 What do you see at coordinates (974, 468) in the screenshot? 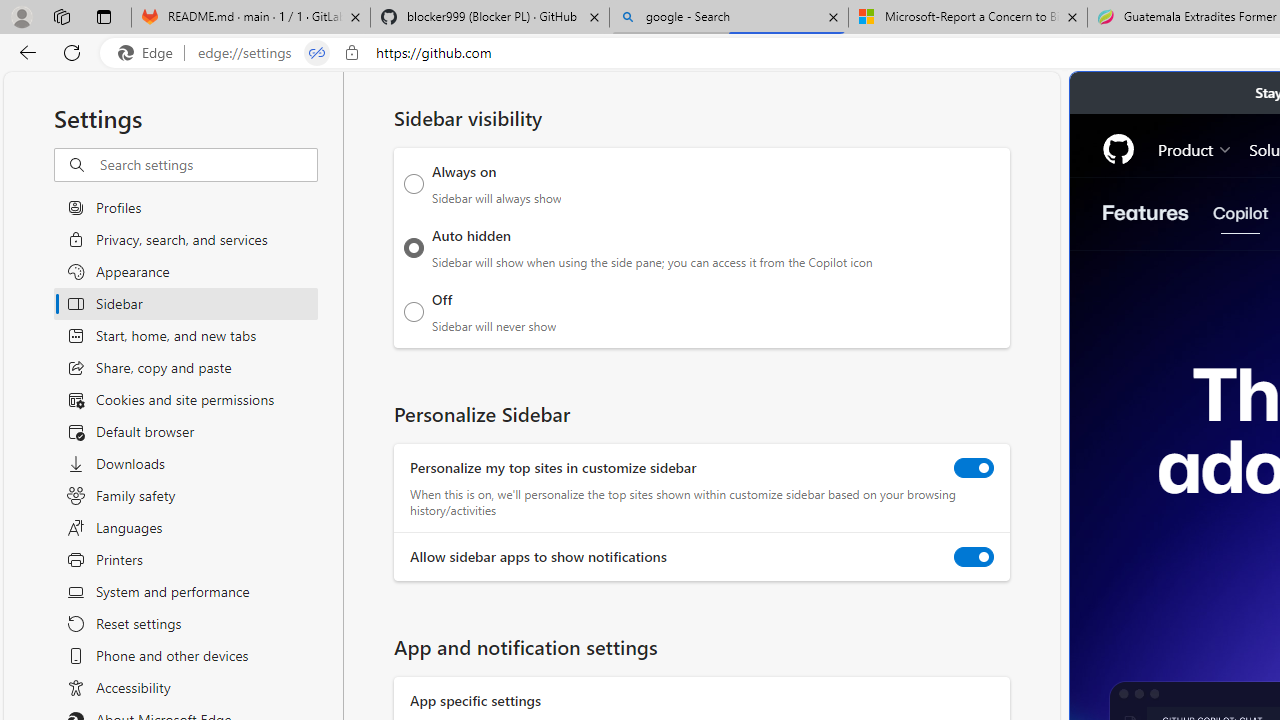
I see `'Personalize my top sites in customize sidebar'` at bounding box center [974, 468].